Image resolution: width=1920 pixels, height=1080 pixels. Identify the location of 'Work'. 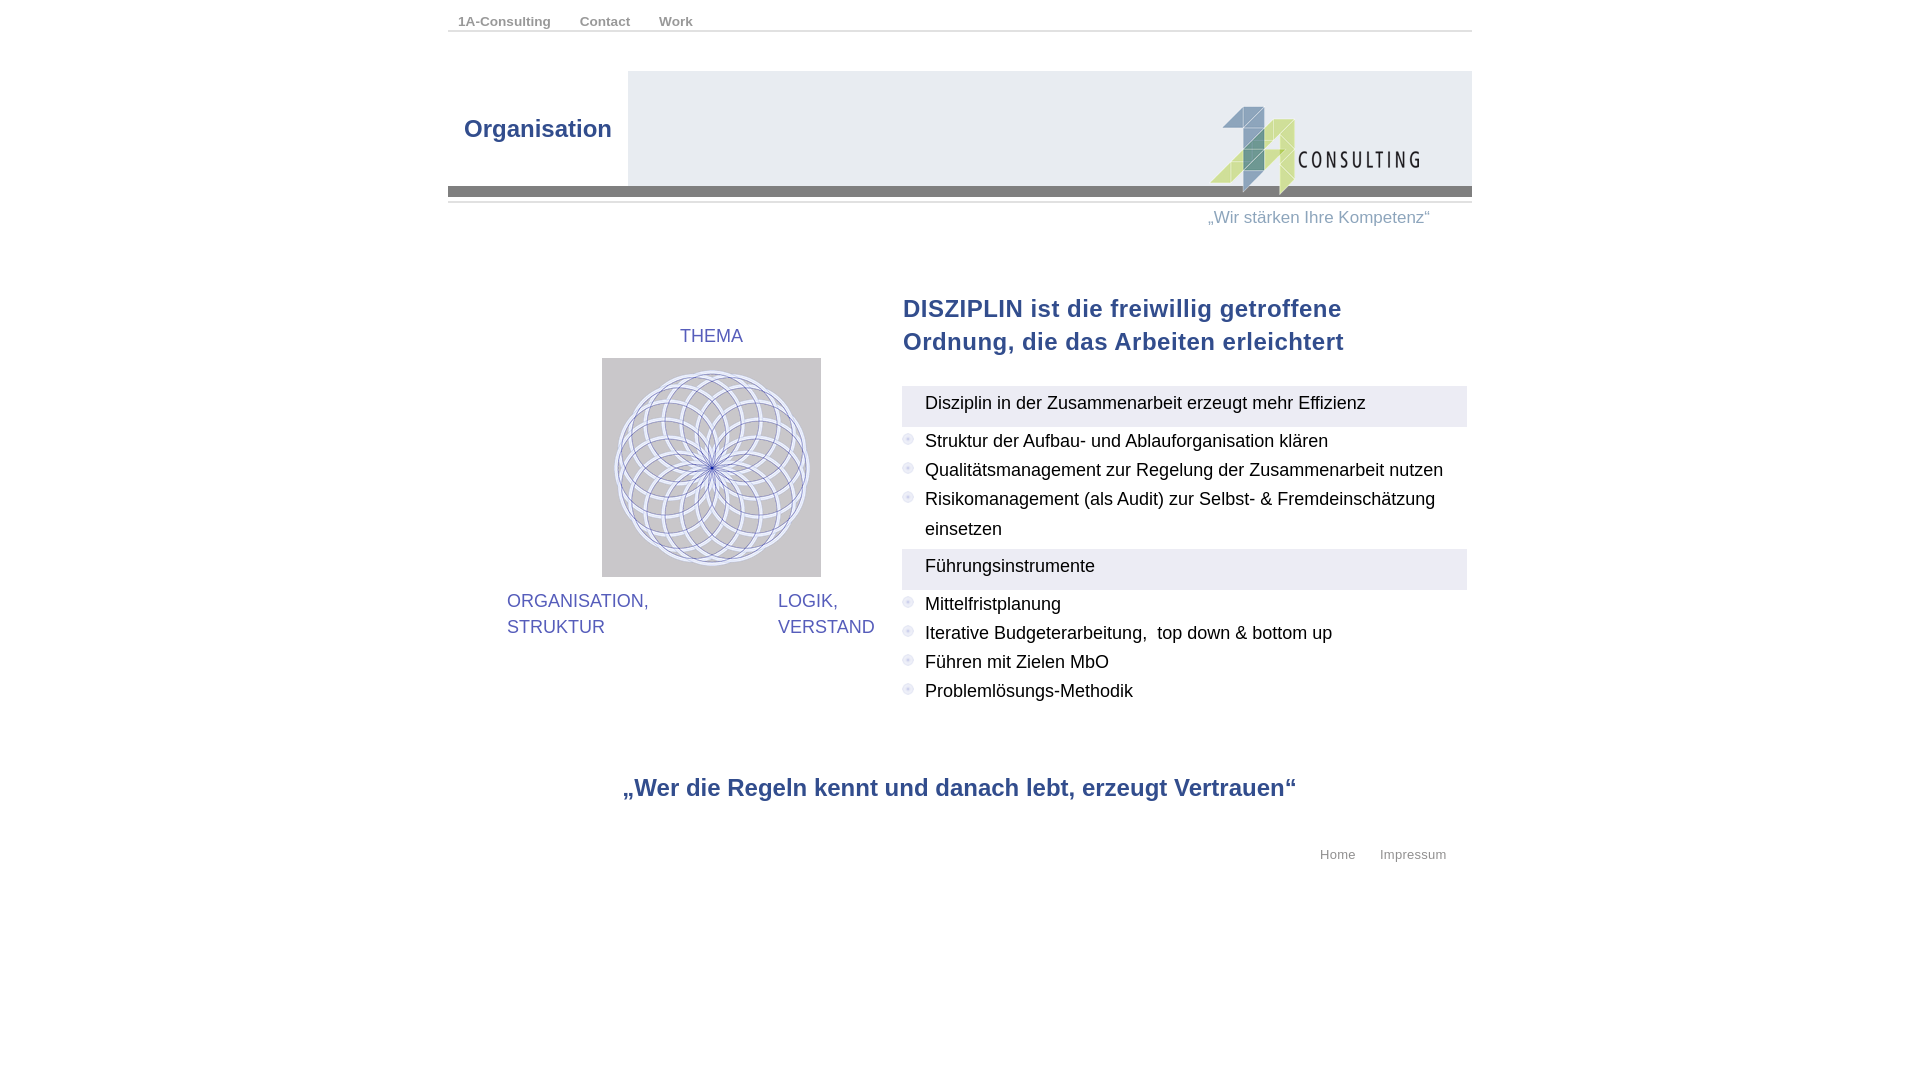
(676, 21).